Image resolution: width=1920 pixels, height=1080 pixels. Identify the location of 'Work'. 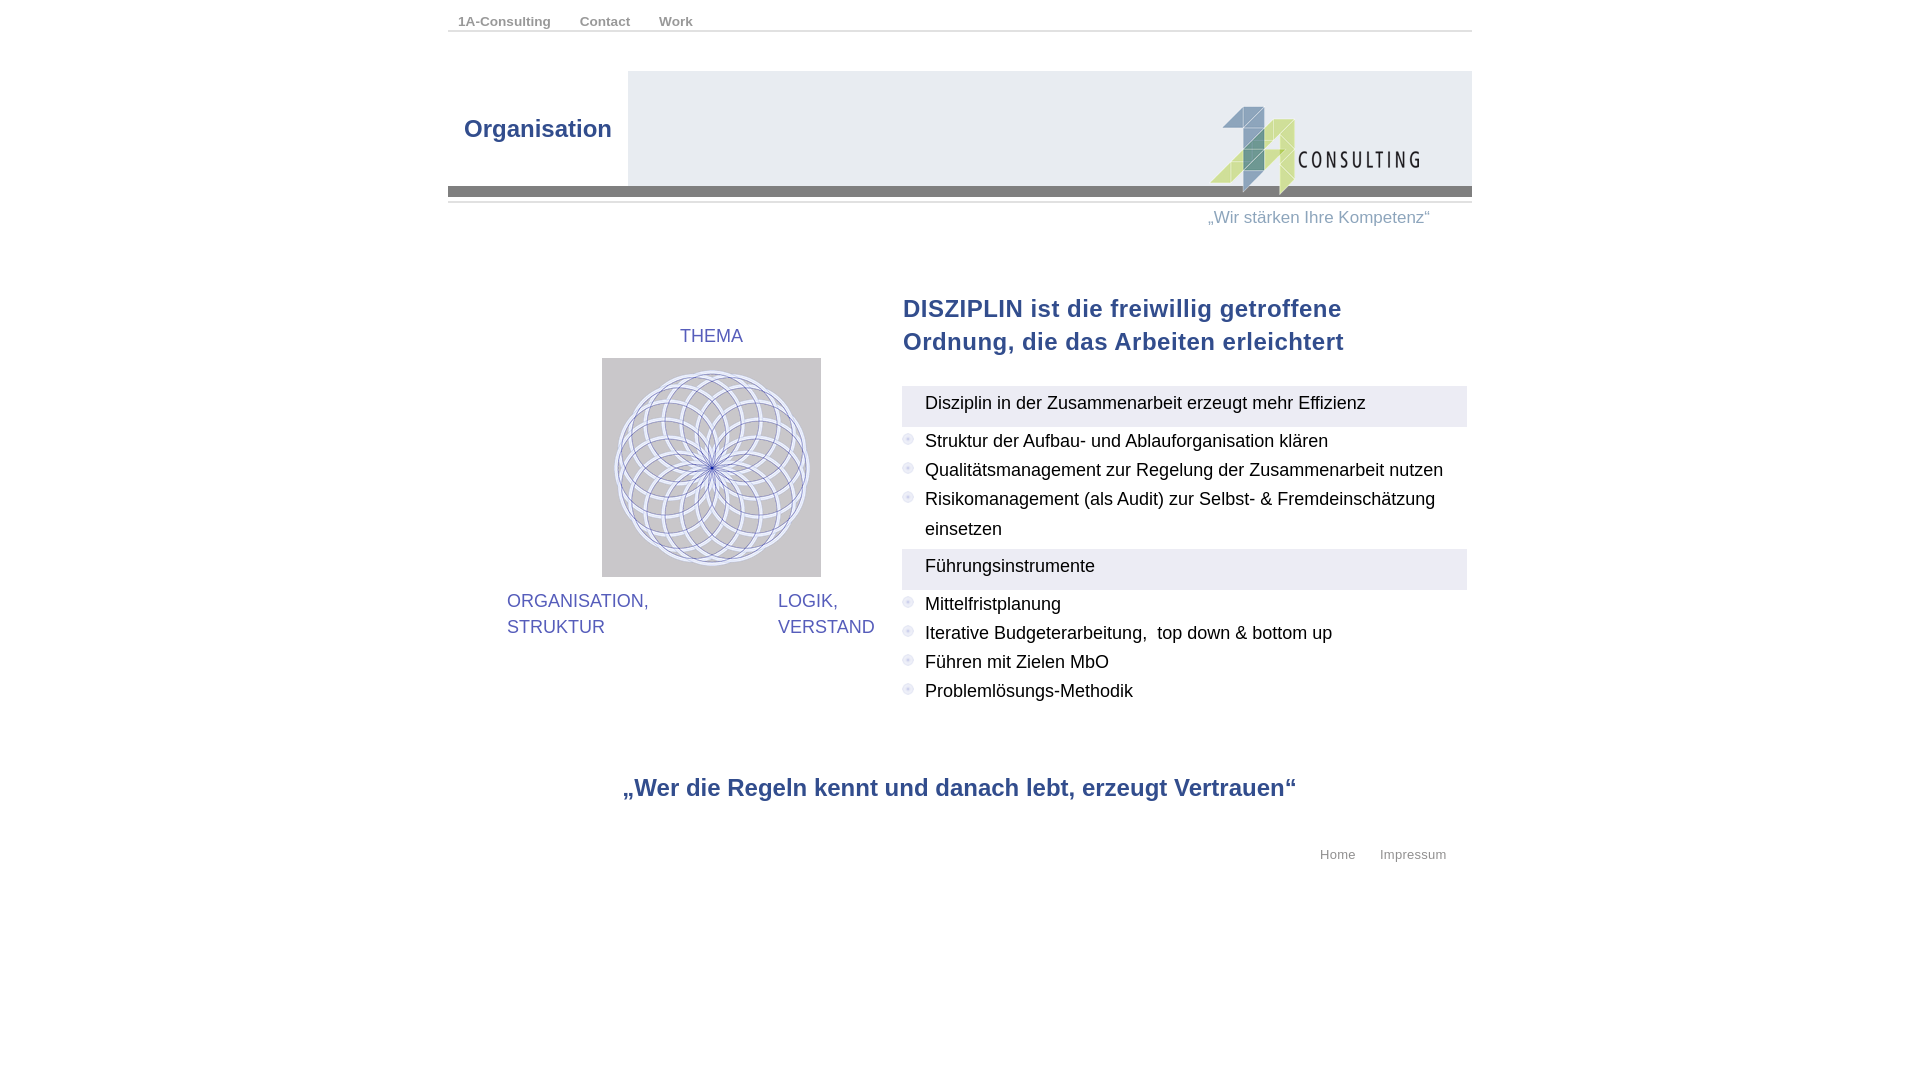
(676, 21).